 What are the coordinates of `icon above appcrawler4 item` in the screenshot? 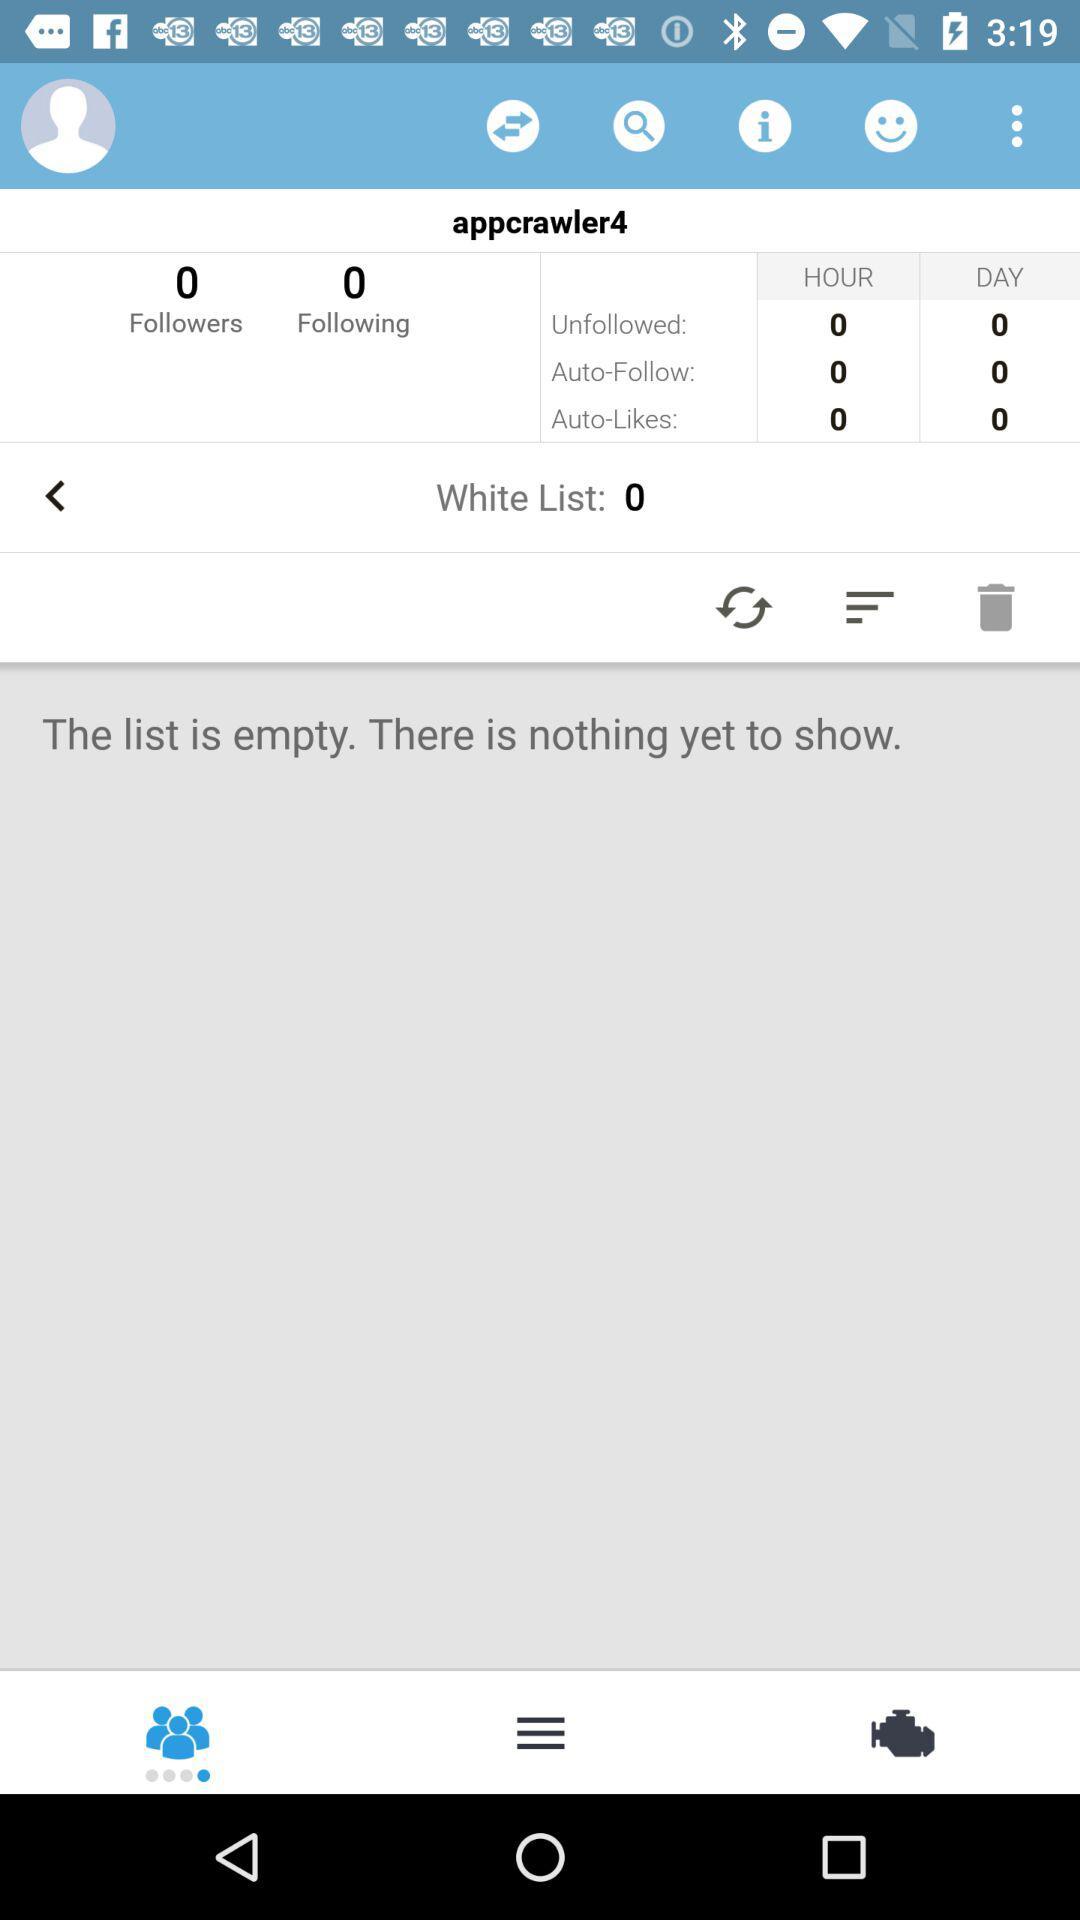 It's located at (639, 124).